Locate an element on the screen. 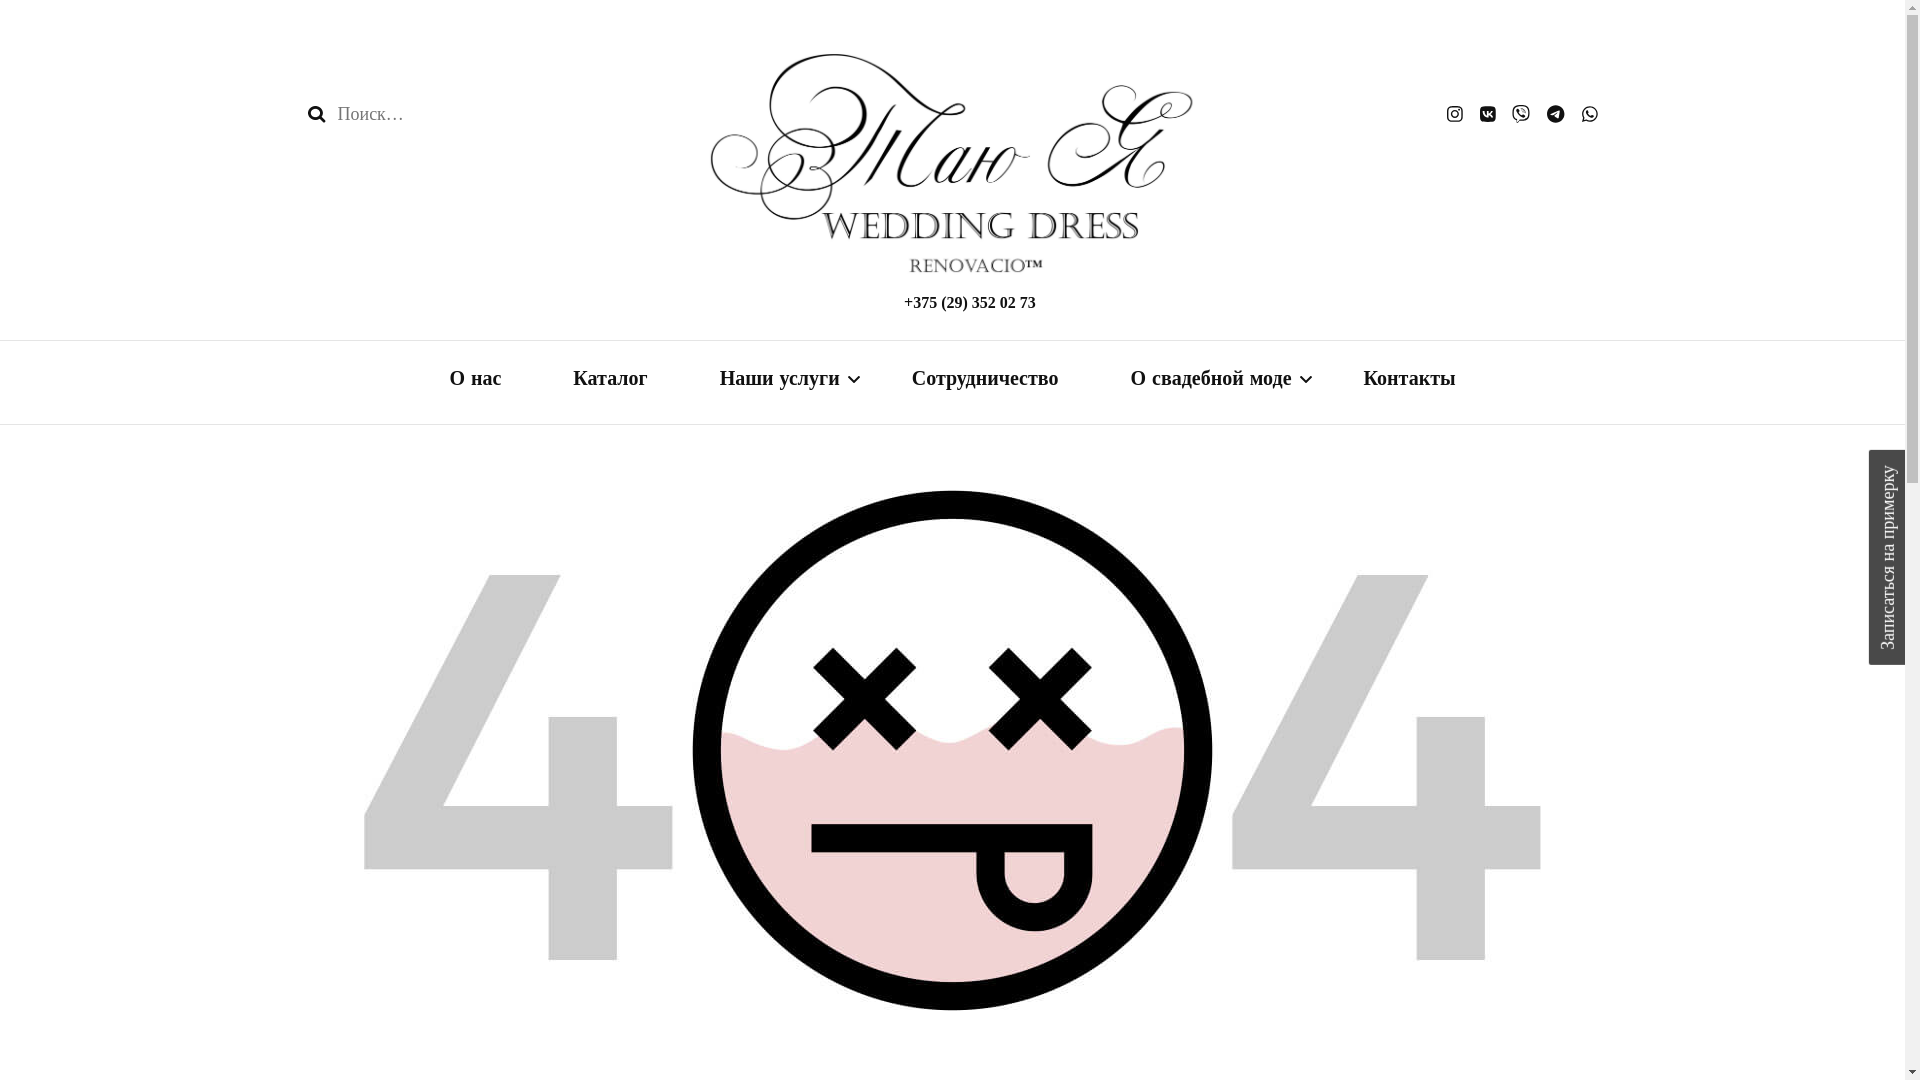 The height and width of the screenshot is (1080, 1920). '+375 (29) 352 02 73' is located at coordinates (902, 302).